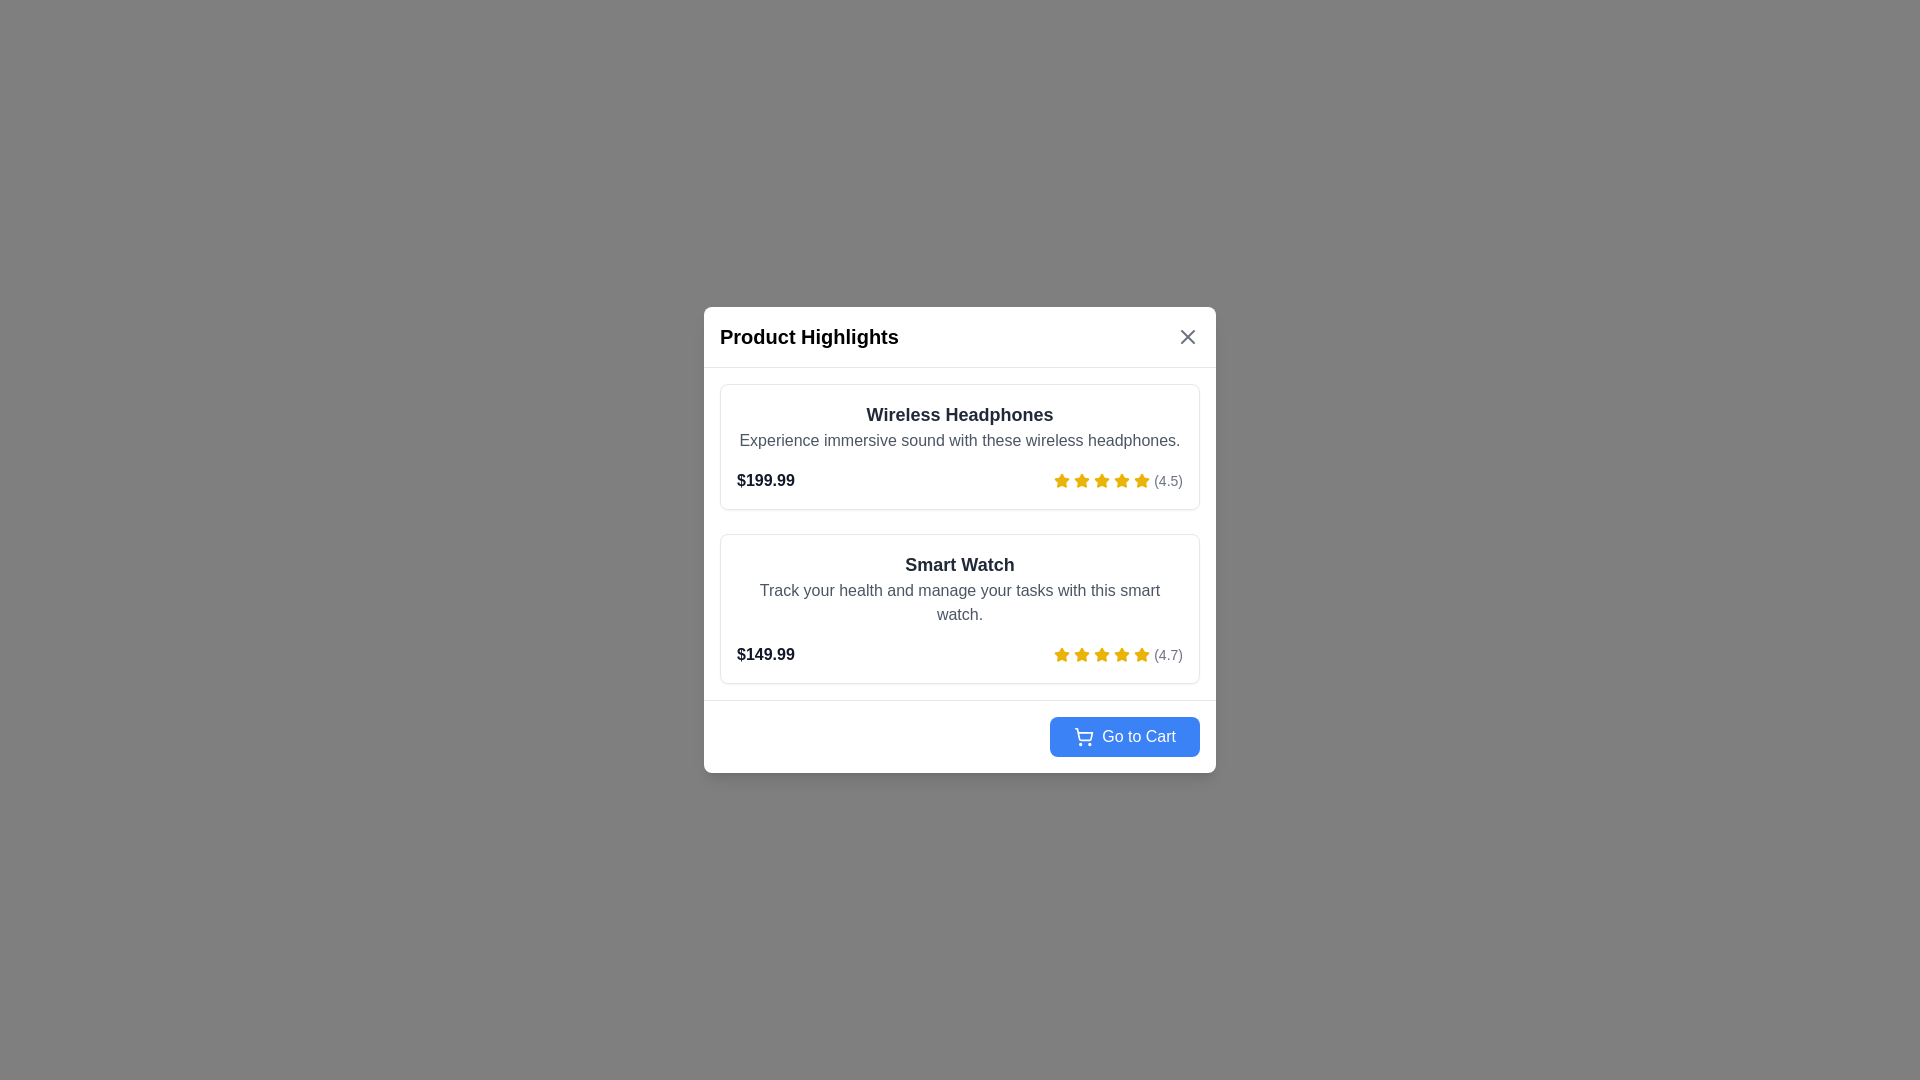 The width and height of the screenshot is (1920, 1080). I want to click on the stars in the Rating indicator located within the 'Smart Watch' product card, positioned to the right of the text '$149.99', to interact with the rating system, so click(1117, 655).